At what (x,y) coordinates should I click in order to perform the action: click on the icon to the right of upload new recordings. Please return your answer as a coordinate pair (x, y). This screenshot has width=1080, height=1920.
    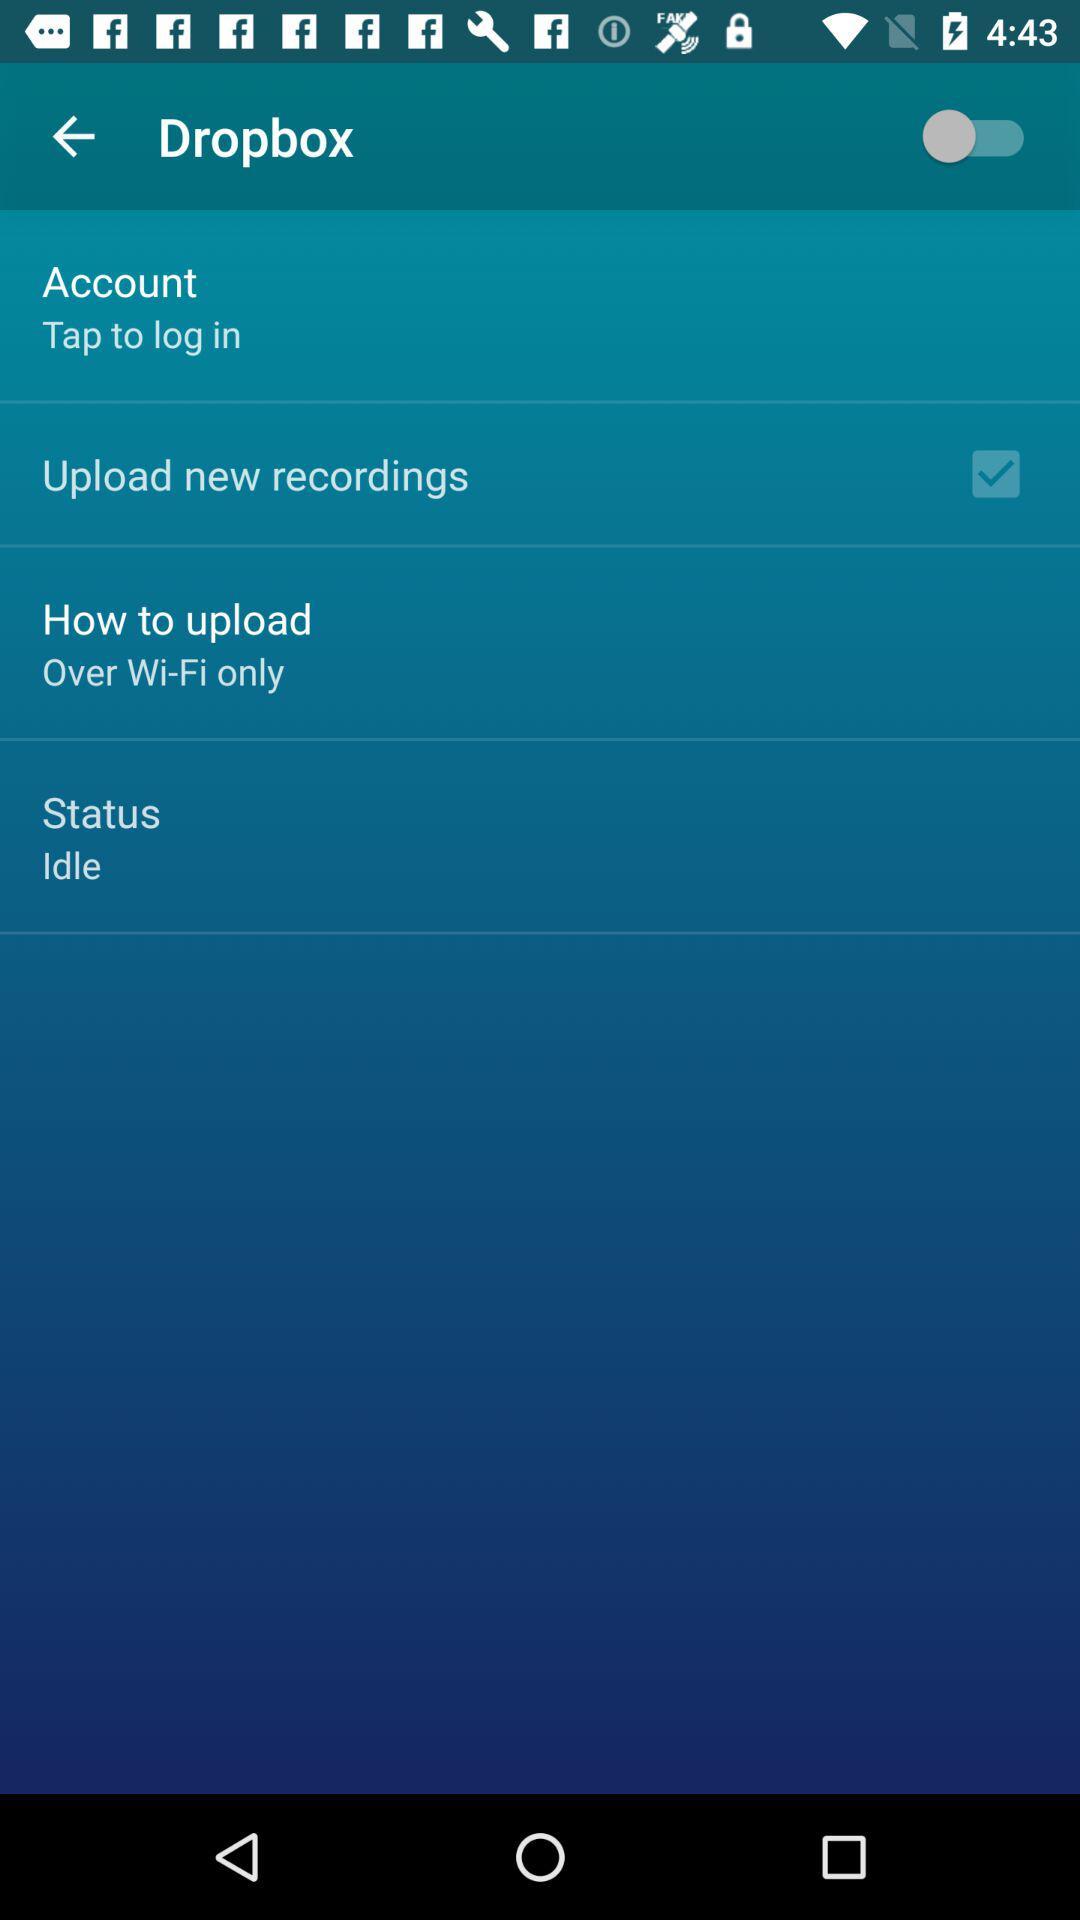
    Looking at the image, I should click on (995, 473).